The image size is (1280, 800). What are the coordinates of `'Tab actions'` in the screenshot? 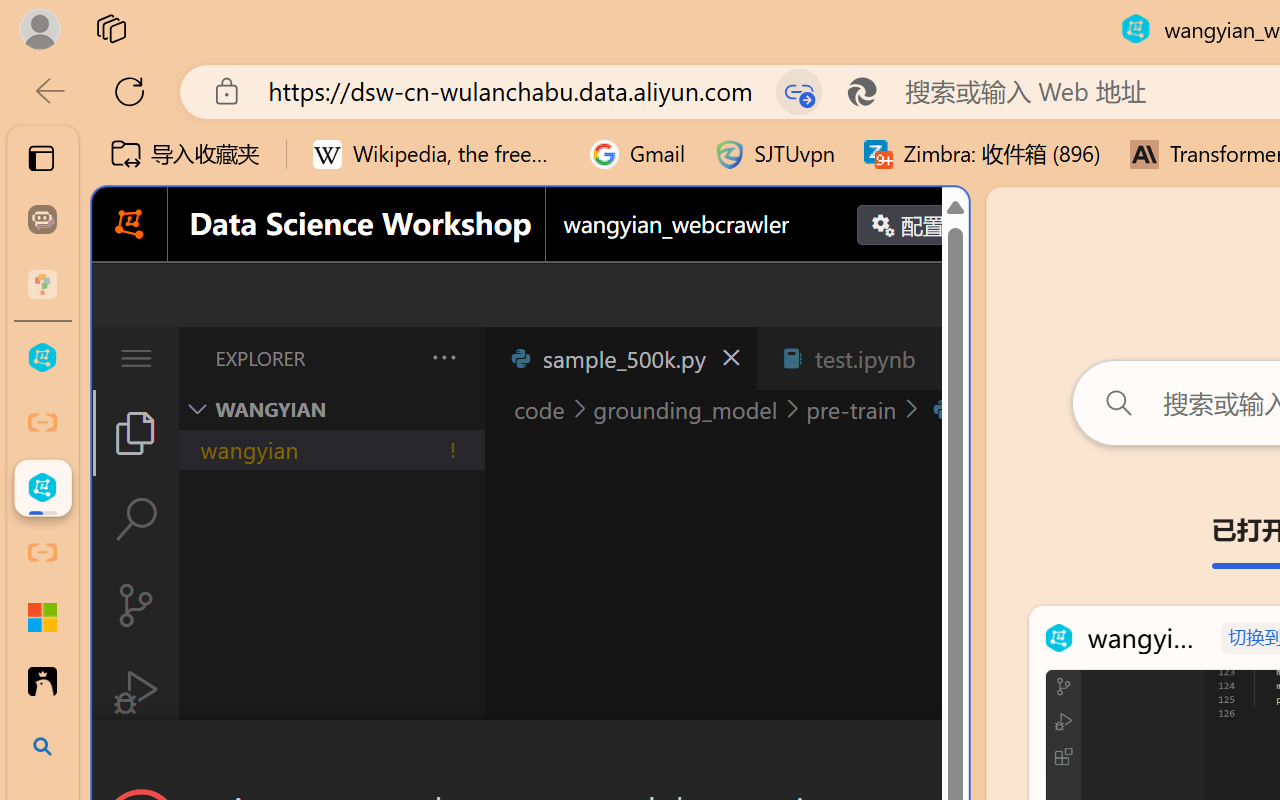 It's located at (944, 358).